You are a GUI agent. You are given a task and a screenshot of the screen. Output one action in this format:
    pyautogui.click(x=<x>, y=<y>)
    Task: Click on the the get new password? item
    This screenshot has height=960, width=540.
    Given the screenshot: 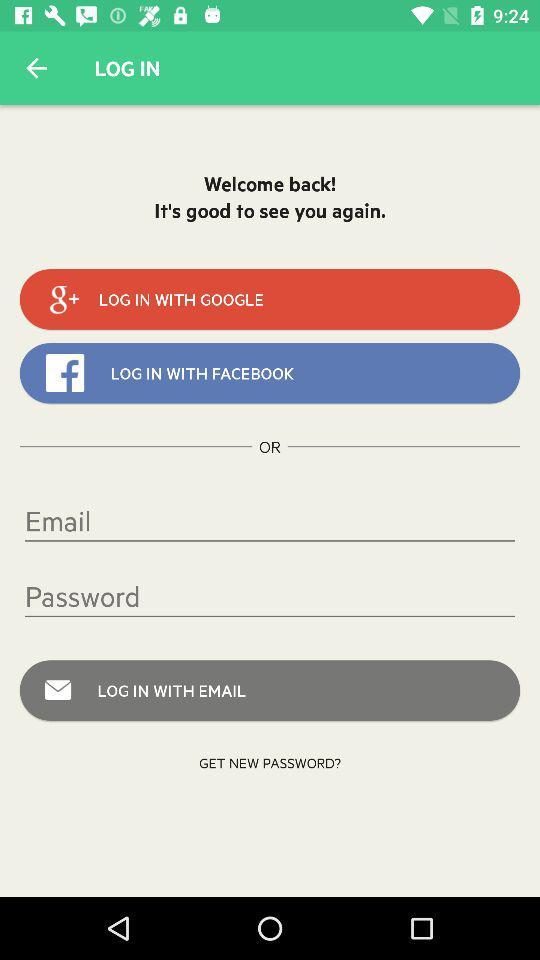 What is the action you would take?
    pyautogui.click(x=270, y=761)
    